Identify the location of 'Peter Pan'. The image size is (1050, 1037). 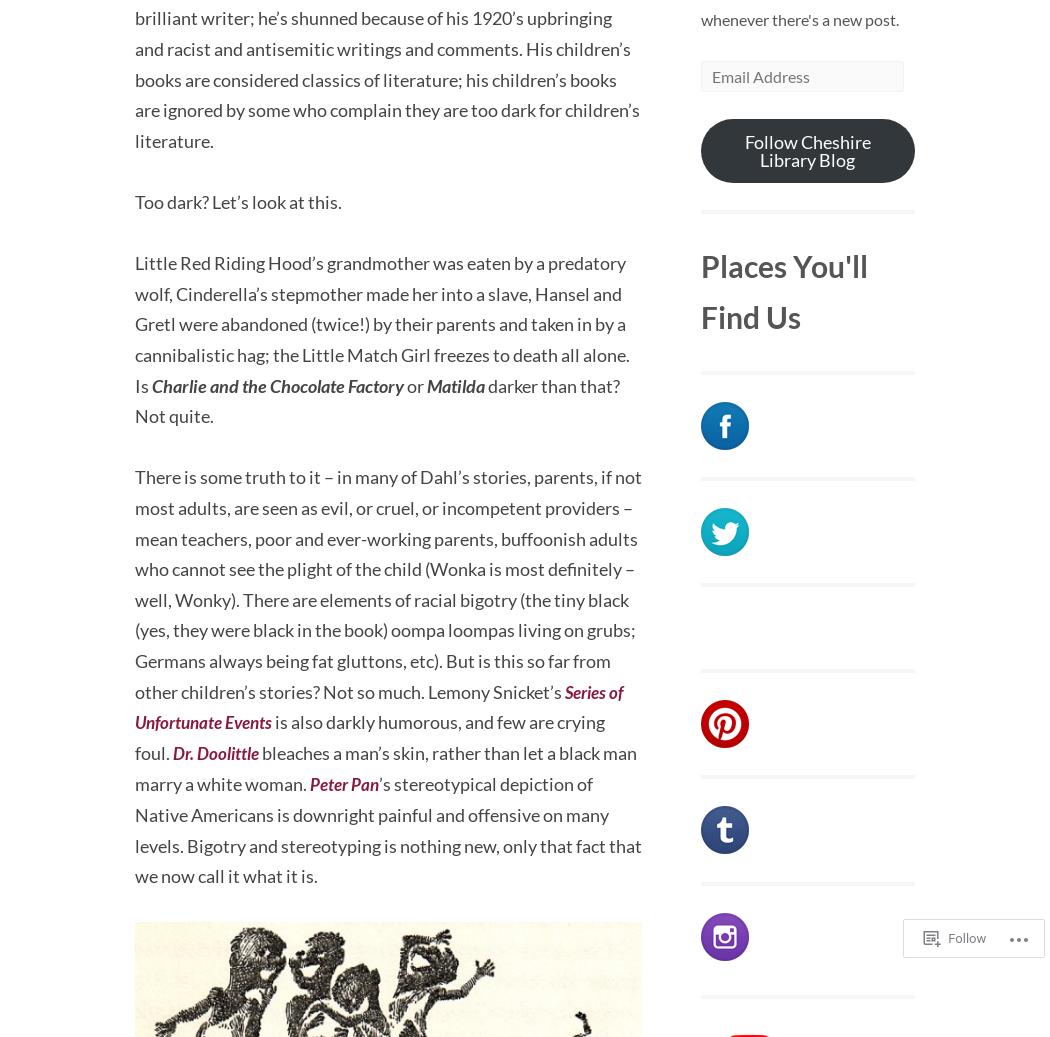
(309, 782).